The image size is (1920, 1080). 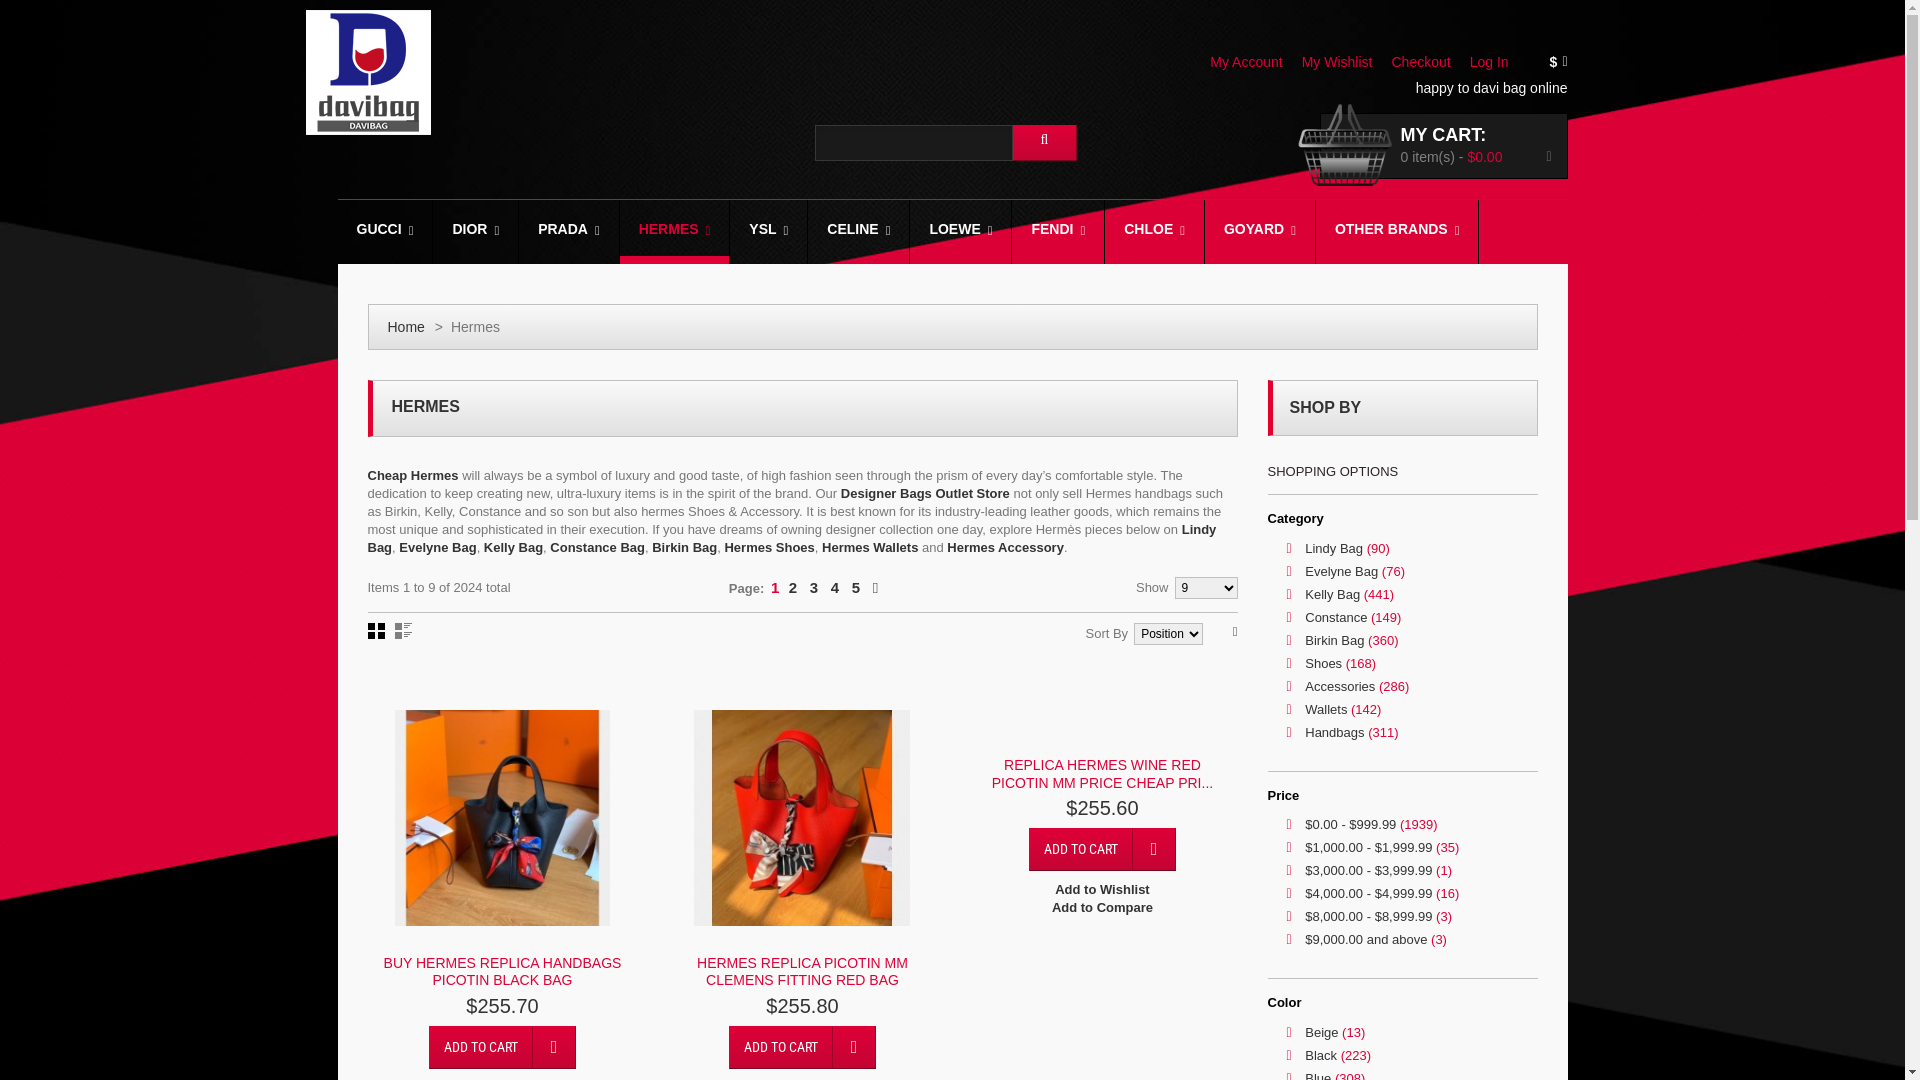 I want to click on 'CELINE', so click(x=858, y=230).